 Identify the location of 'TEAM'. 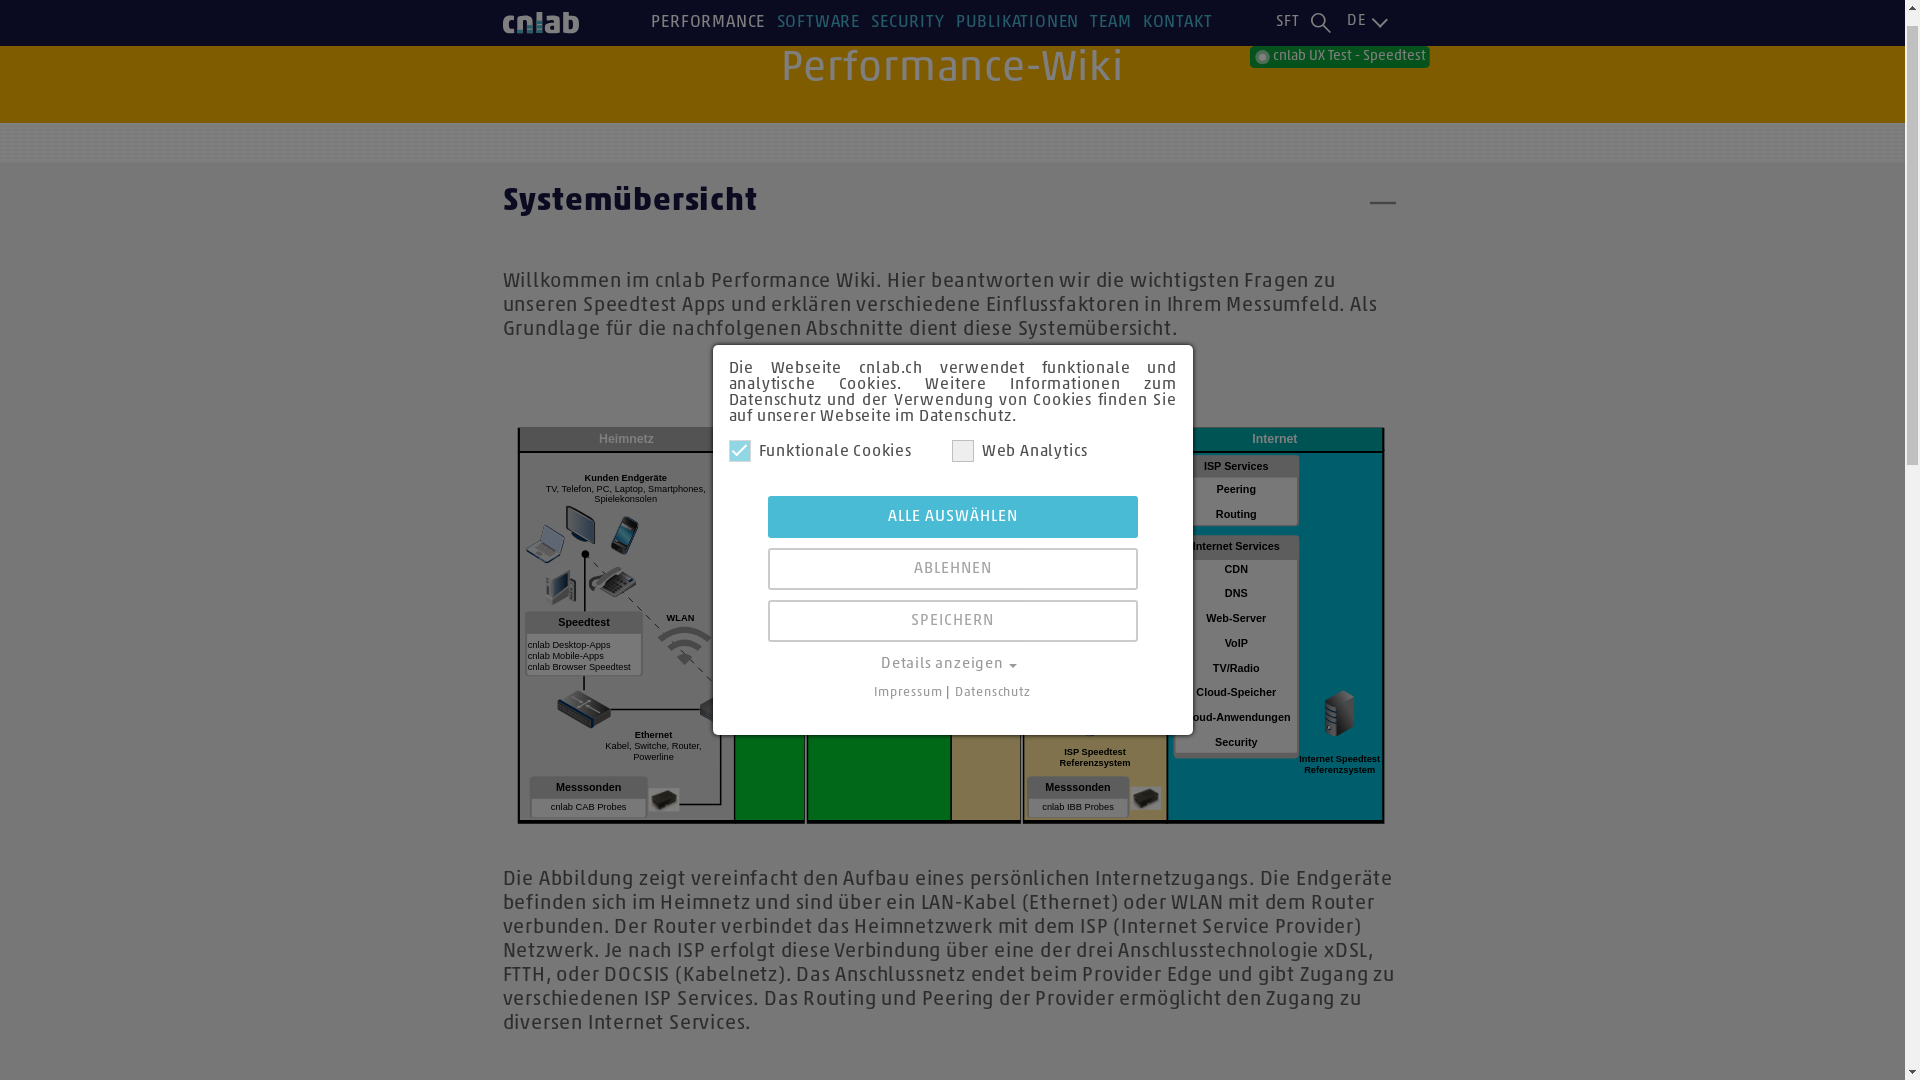
(1109, 50).